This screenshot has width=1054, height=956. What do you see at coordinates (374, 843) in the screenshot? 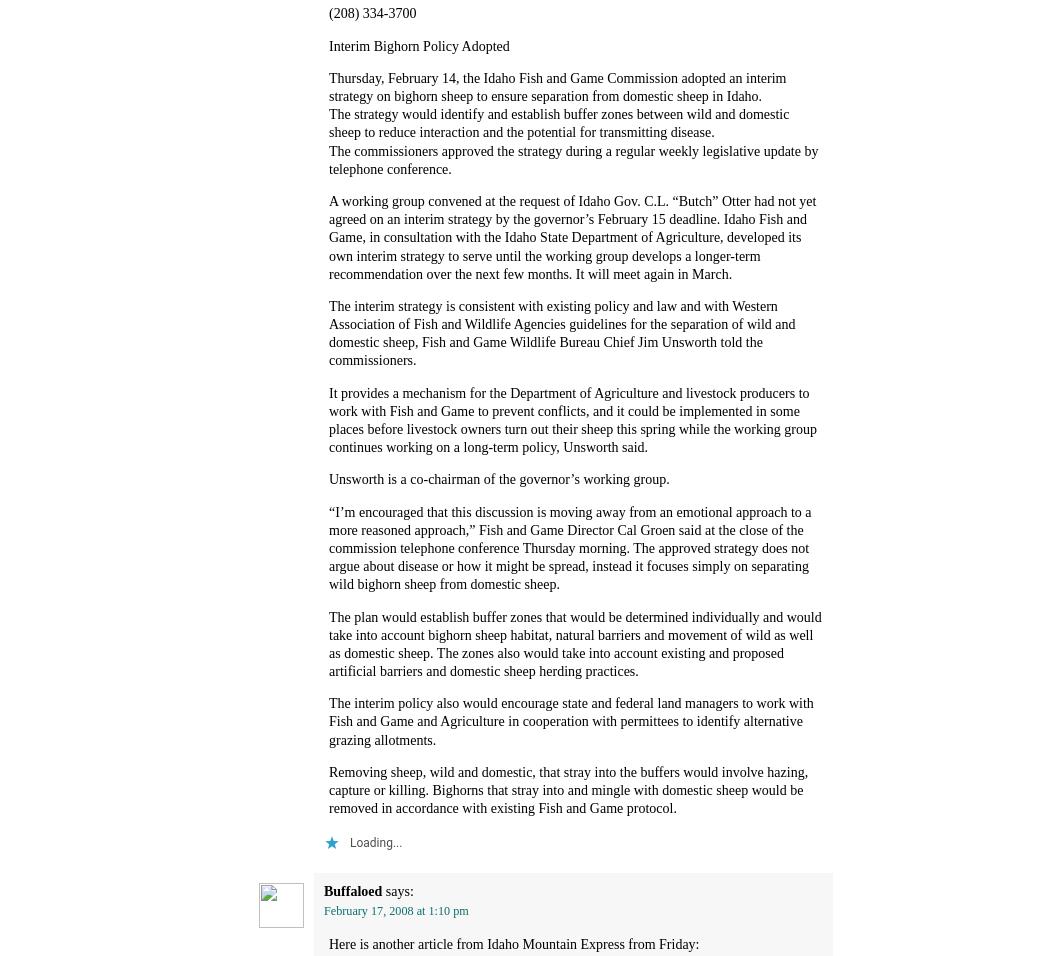
I see `'Loading...'` at bounding box center [374, 843].